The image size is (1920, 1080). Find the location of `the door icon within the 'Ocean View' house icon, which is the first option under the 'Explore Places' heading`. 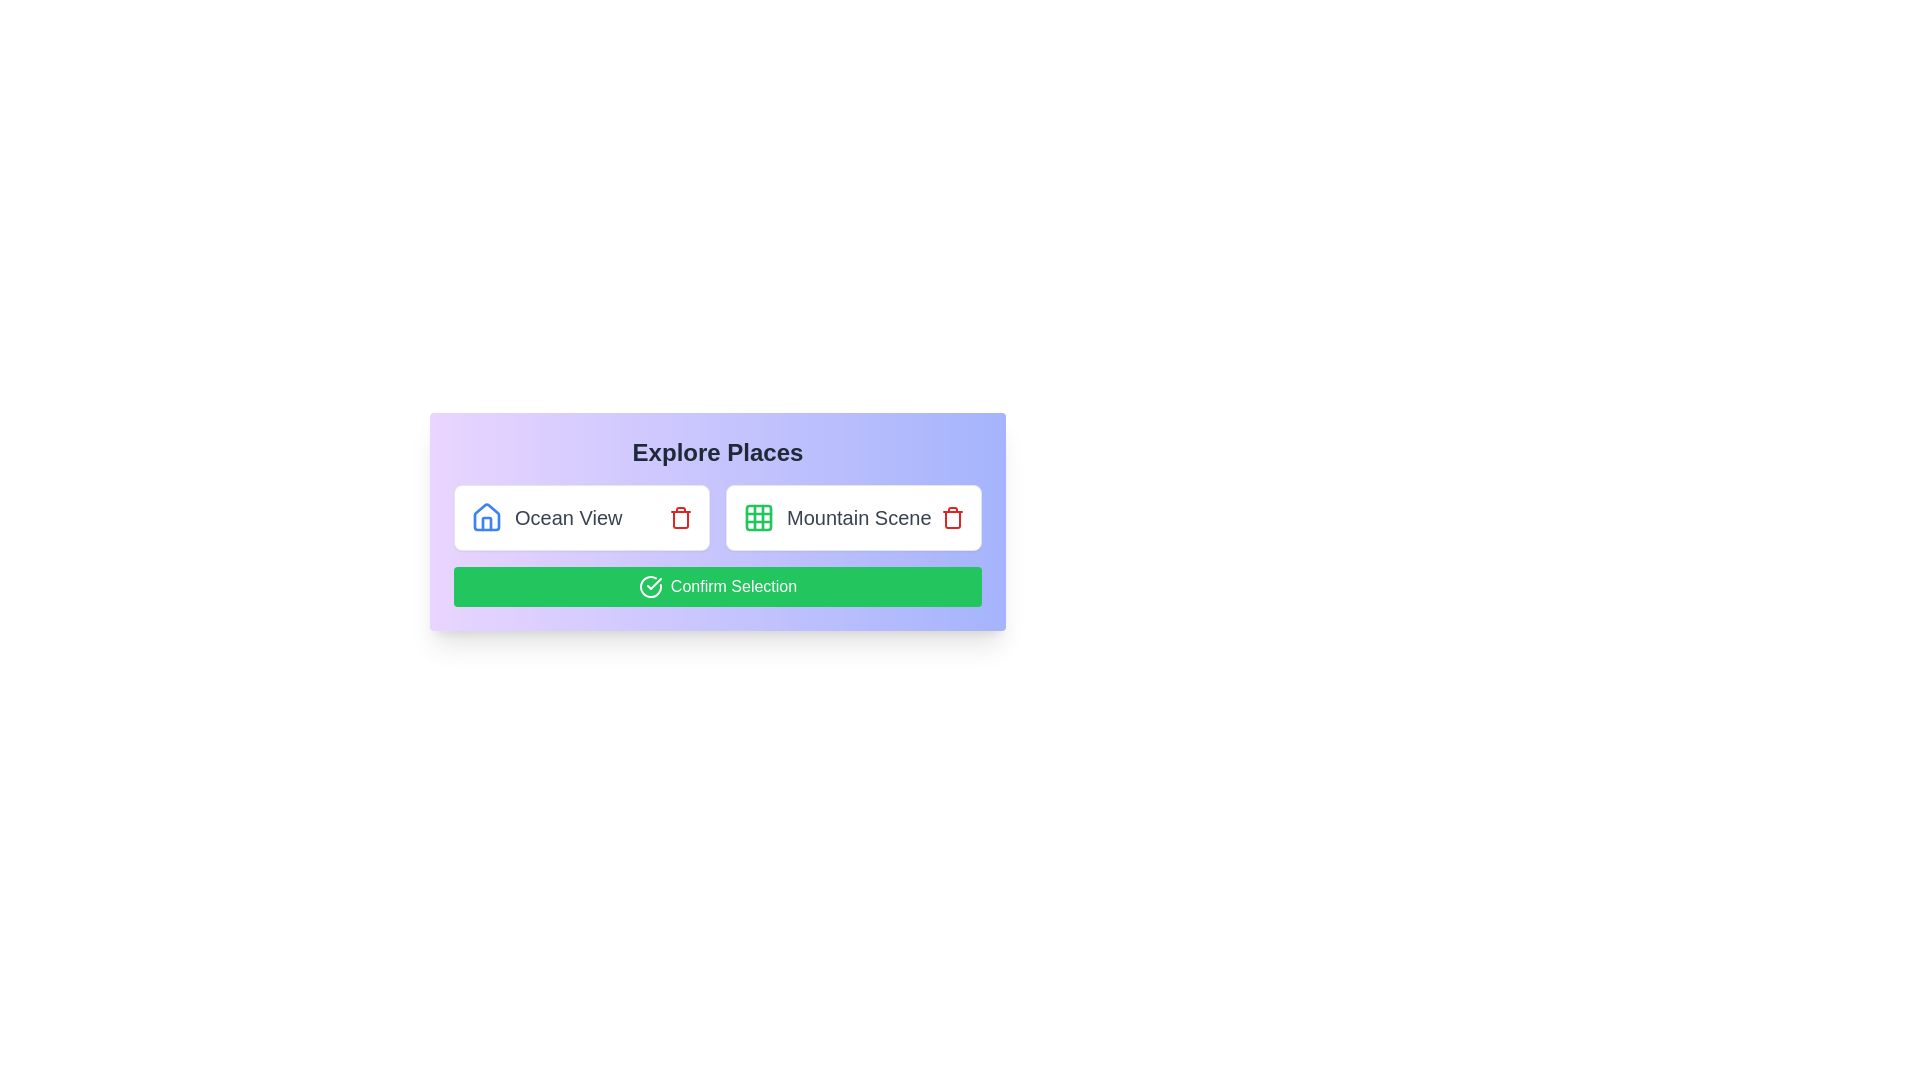

the door icon within the 'Ocean View' house icon, which is the first option under the 'Explore Places' heading is located at coordinates (486, 523).